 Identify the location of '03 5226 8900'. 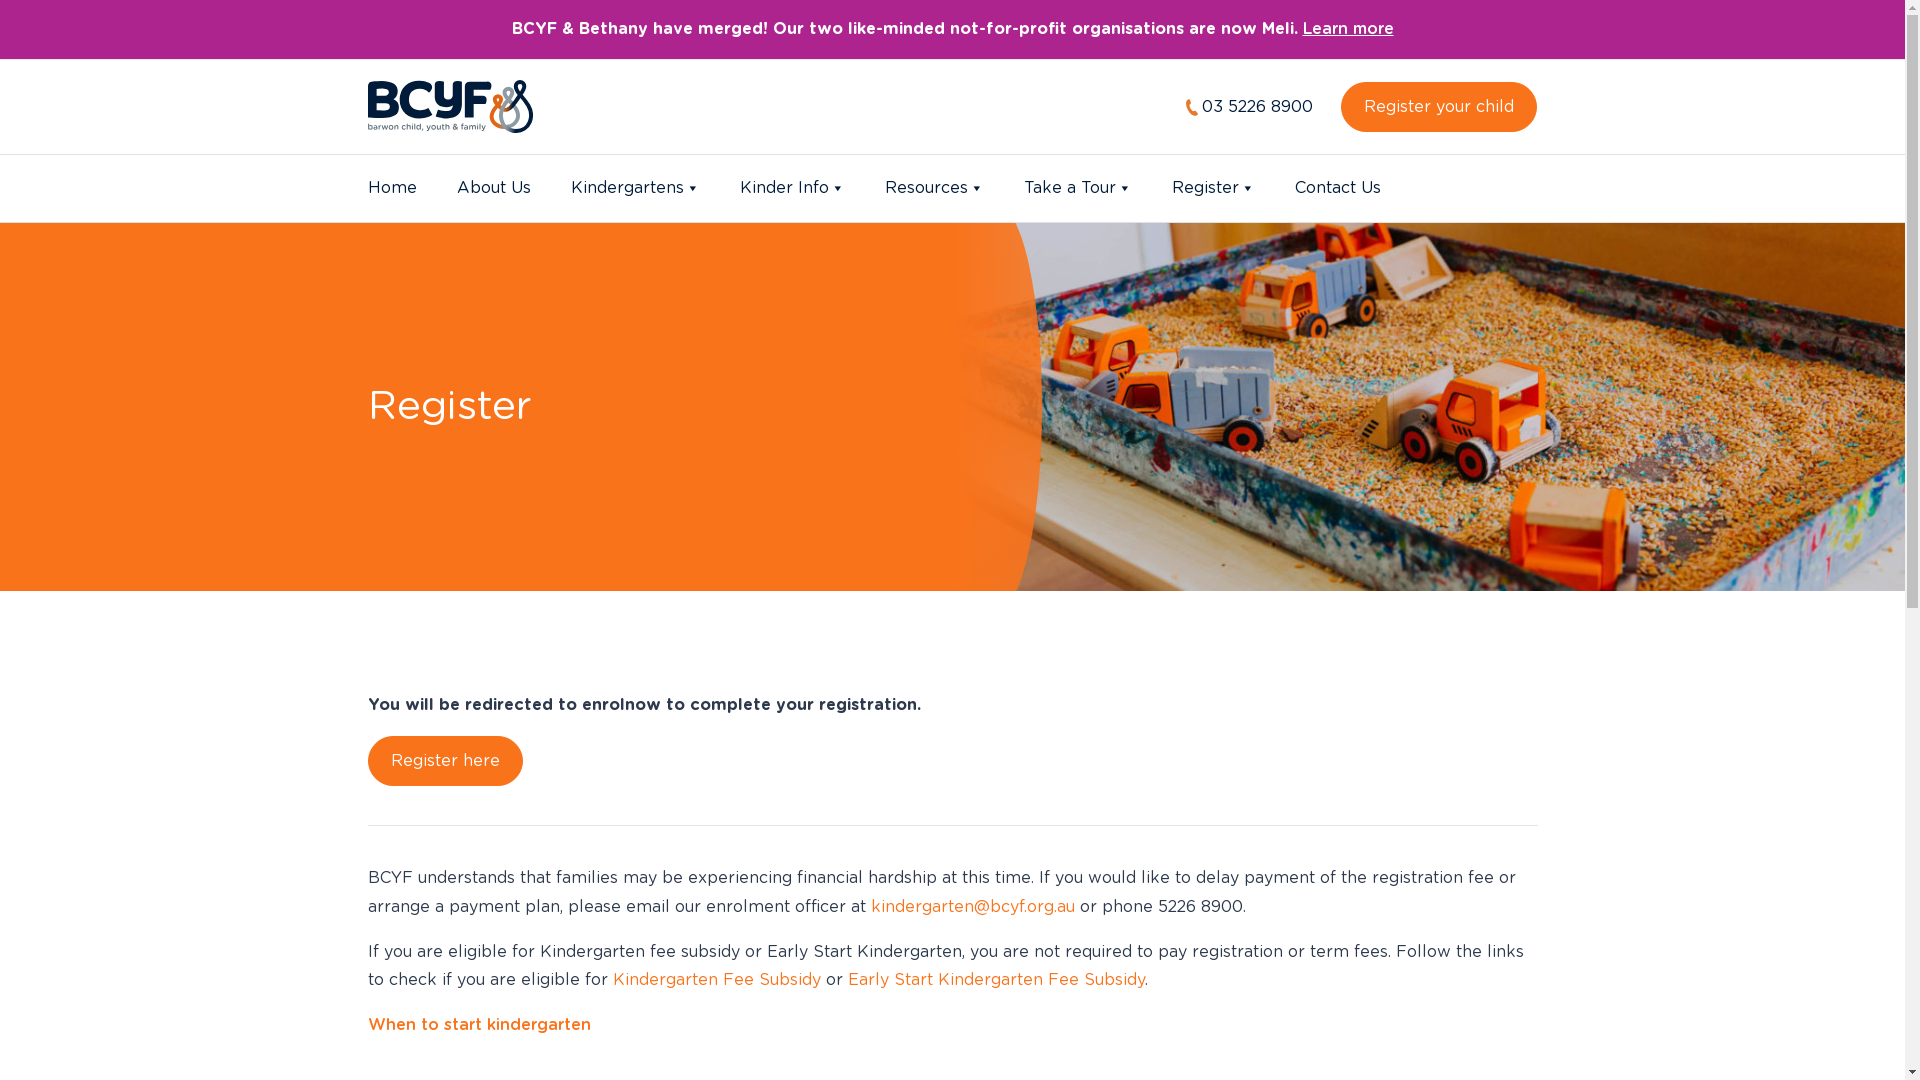
(1248, 107).